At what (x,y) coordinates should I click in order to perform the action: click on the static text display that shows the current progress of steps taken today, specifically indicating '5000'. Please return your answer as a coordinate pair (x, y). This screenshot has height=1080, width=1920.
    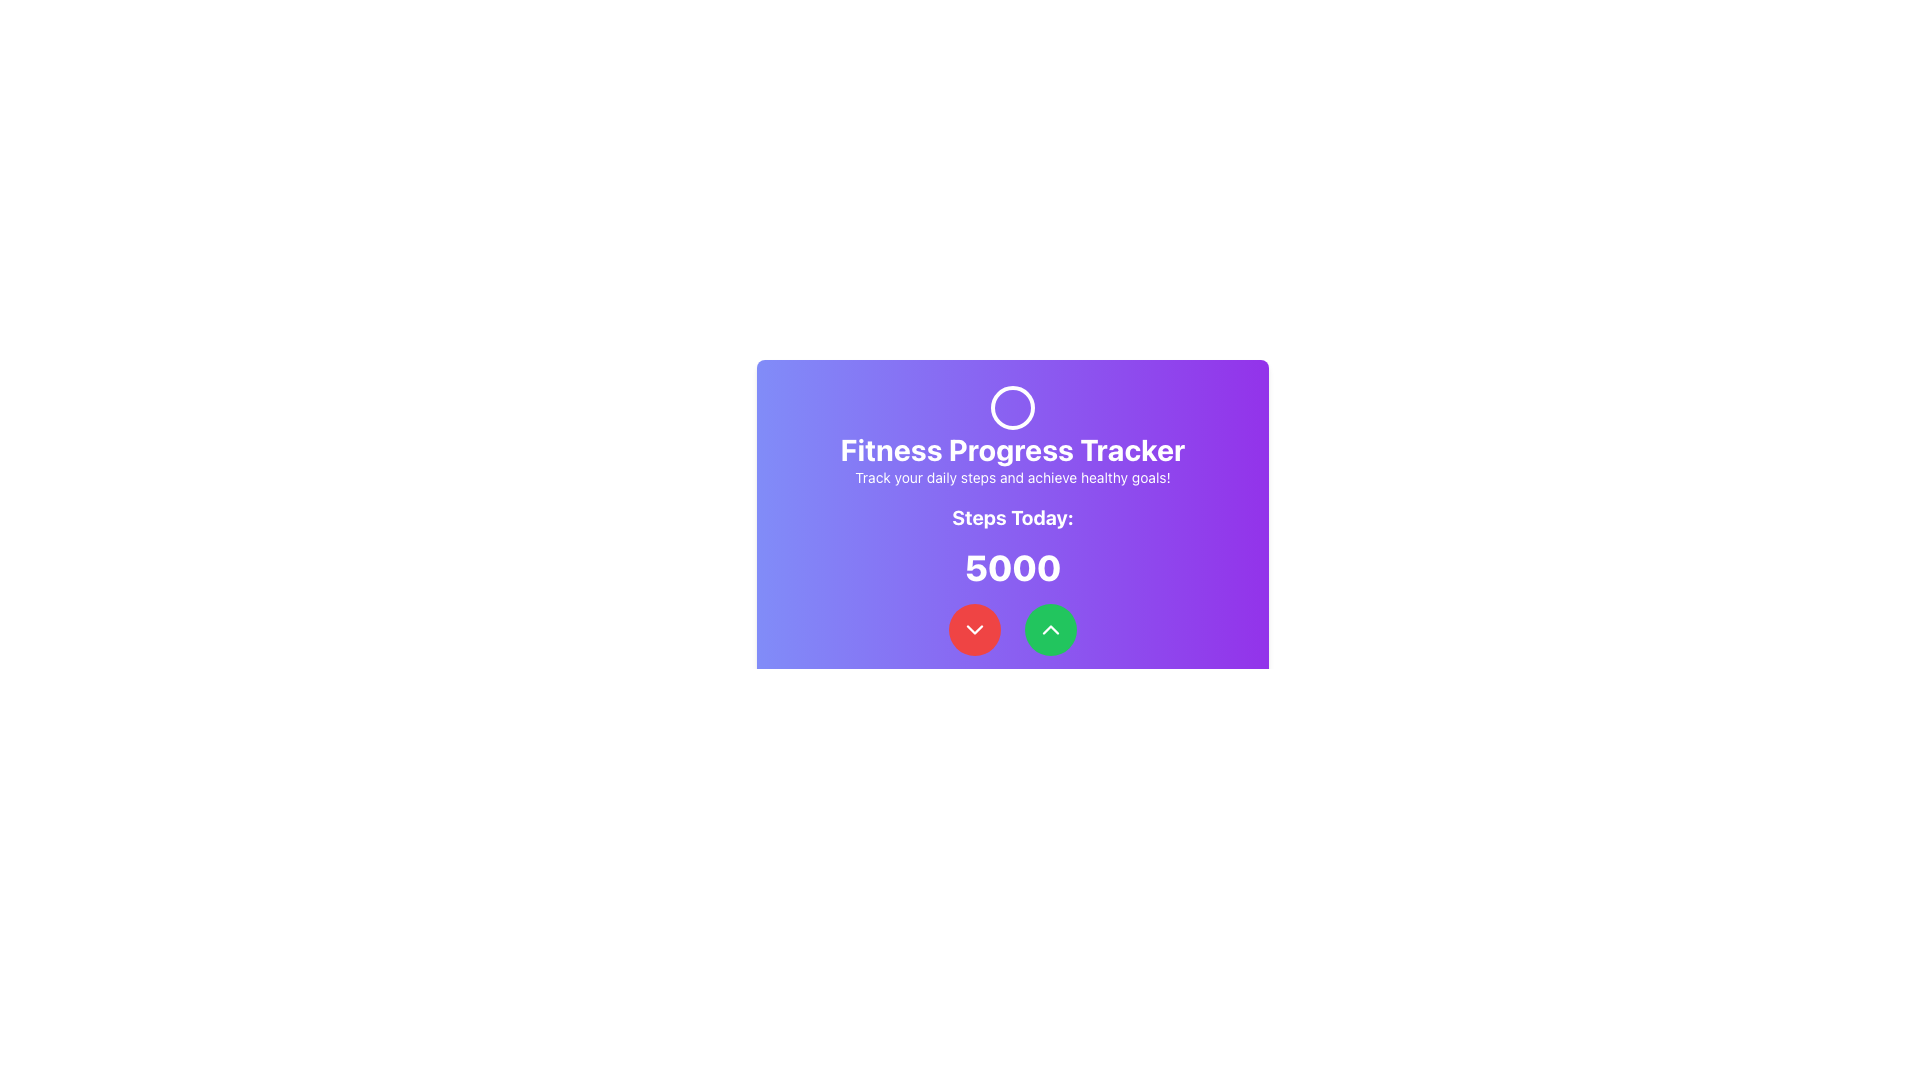
    Looking at the image, I should click on (1012, 567).